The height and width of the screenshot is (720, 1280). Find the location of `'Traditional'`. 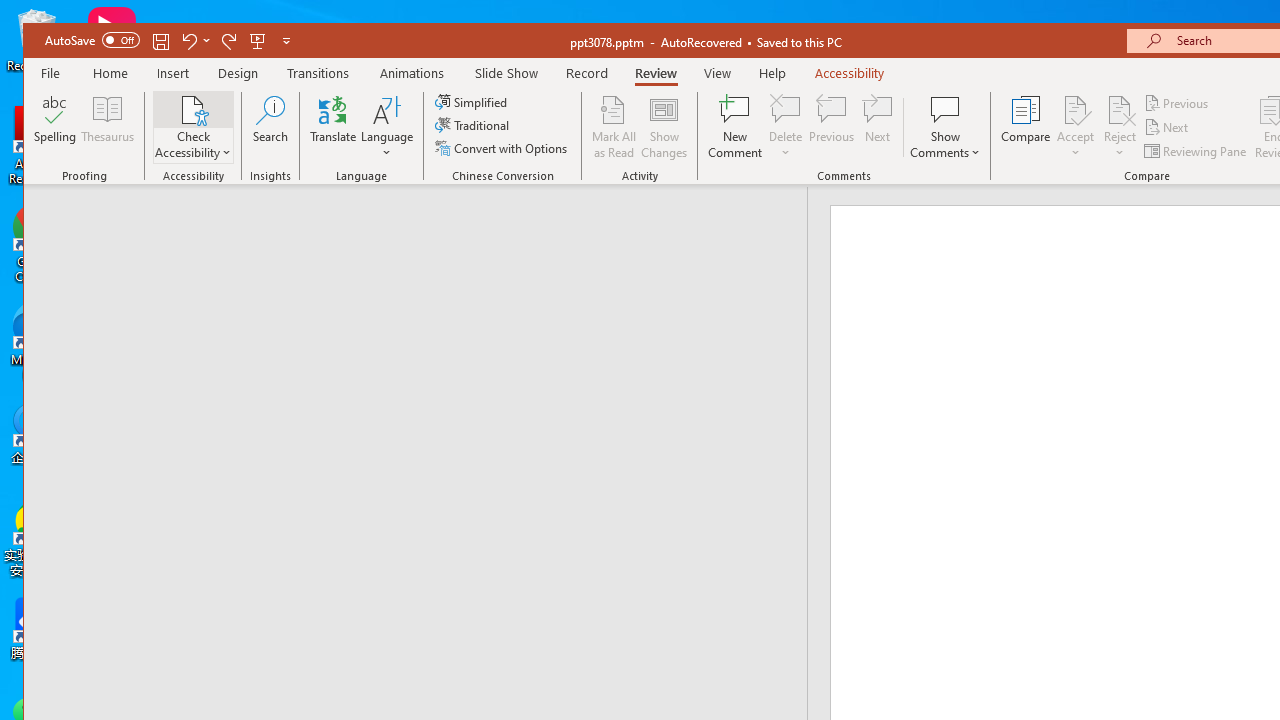

'Traditional' is located at coordinates (473, 125).